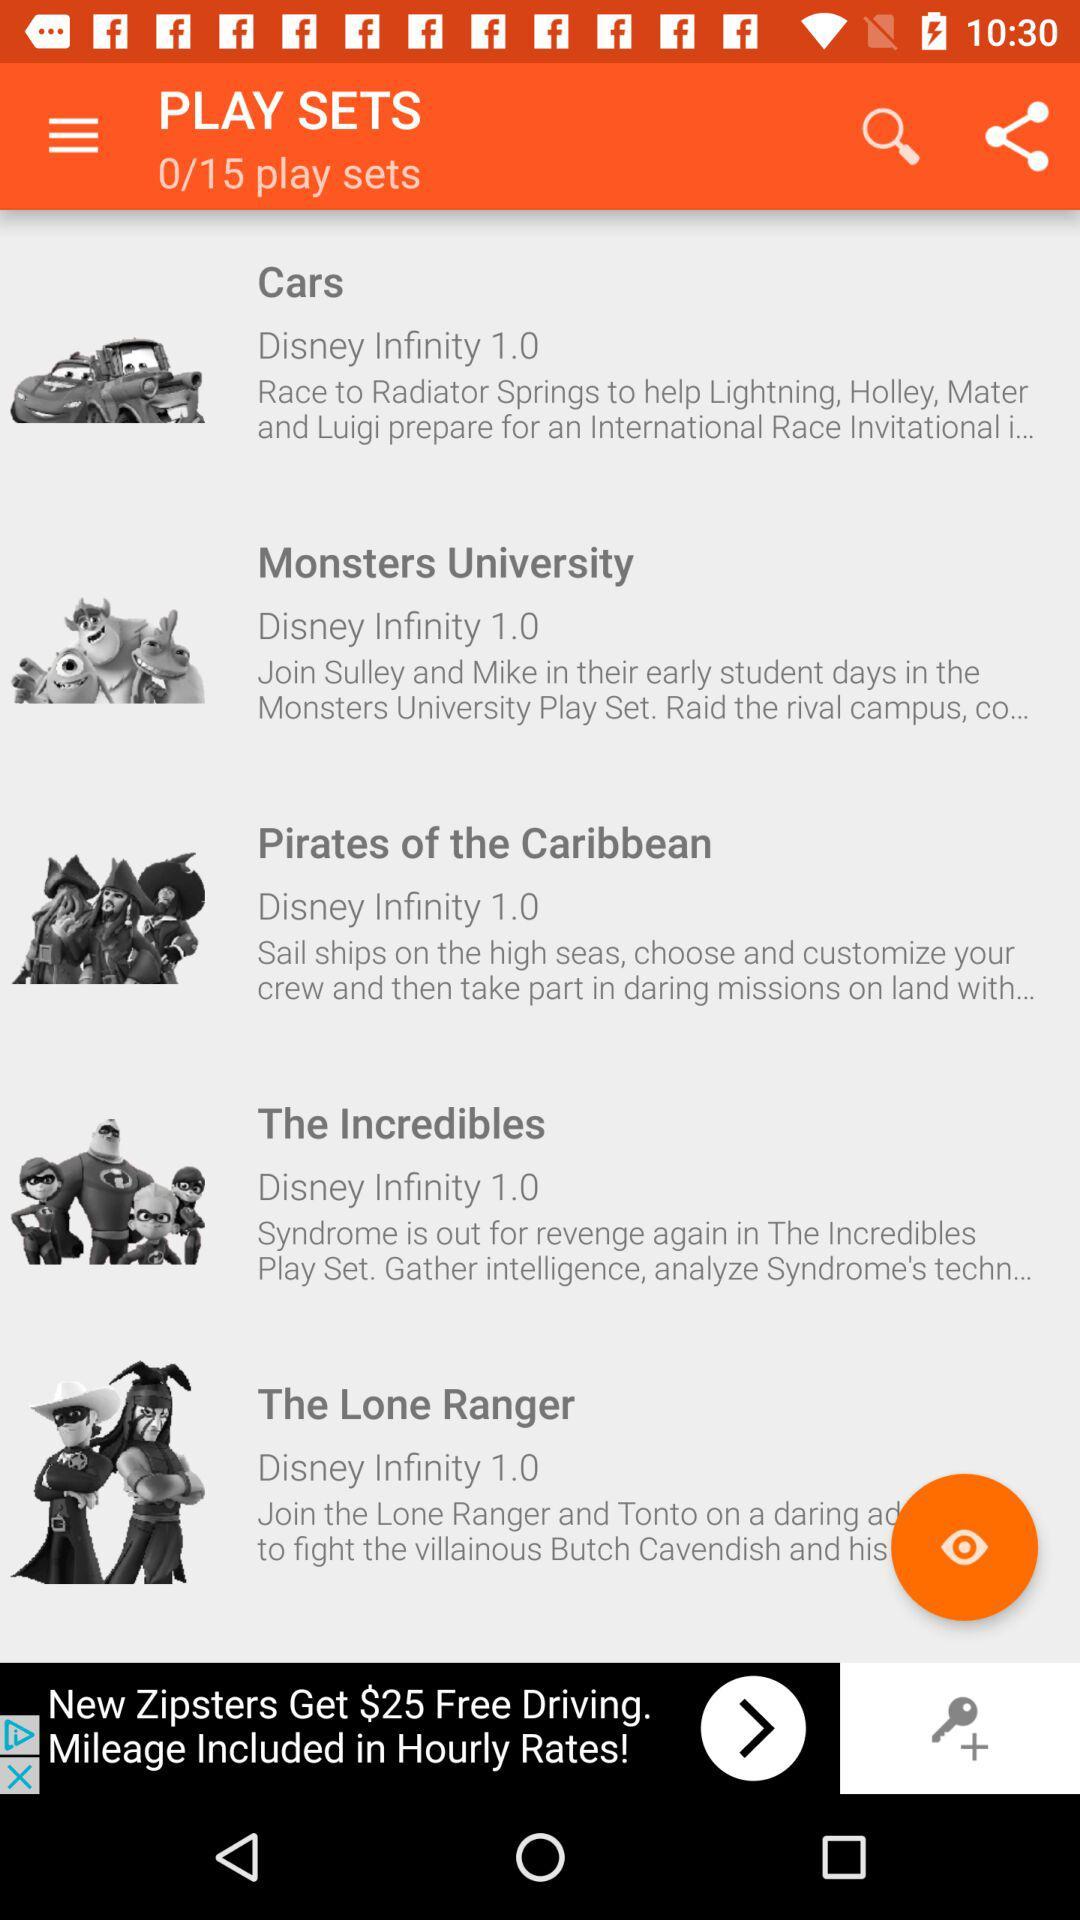  What do you see at coordinates (107, 629) in the screenshot?
I see `set` at bounding box center [107, 629].